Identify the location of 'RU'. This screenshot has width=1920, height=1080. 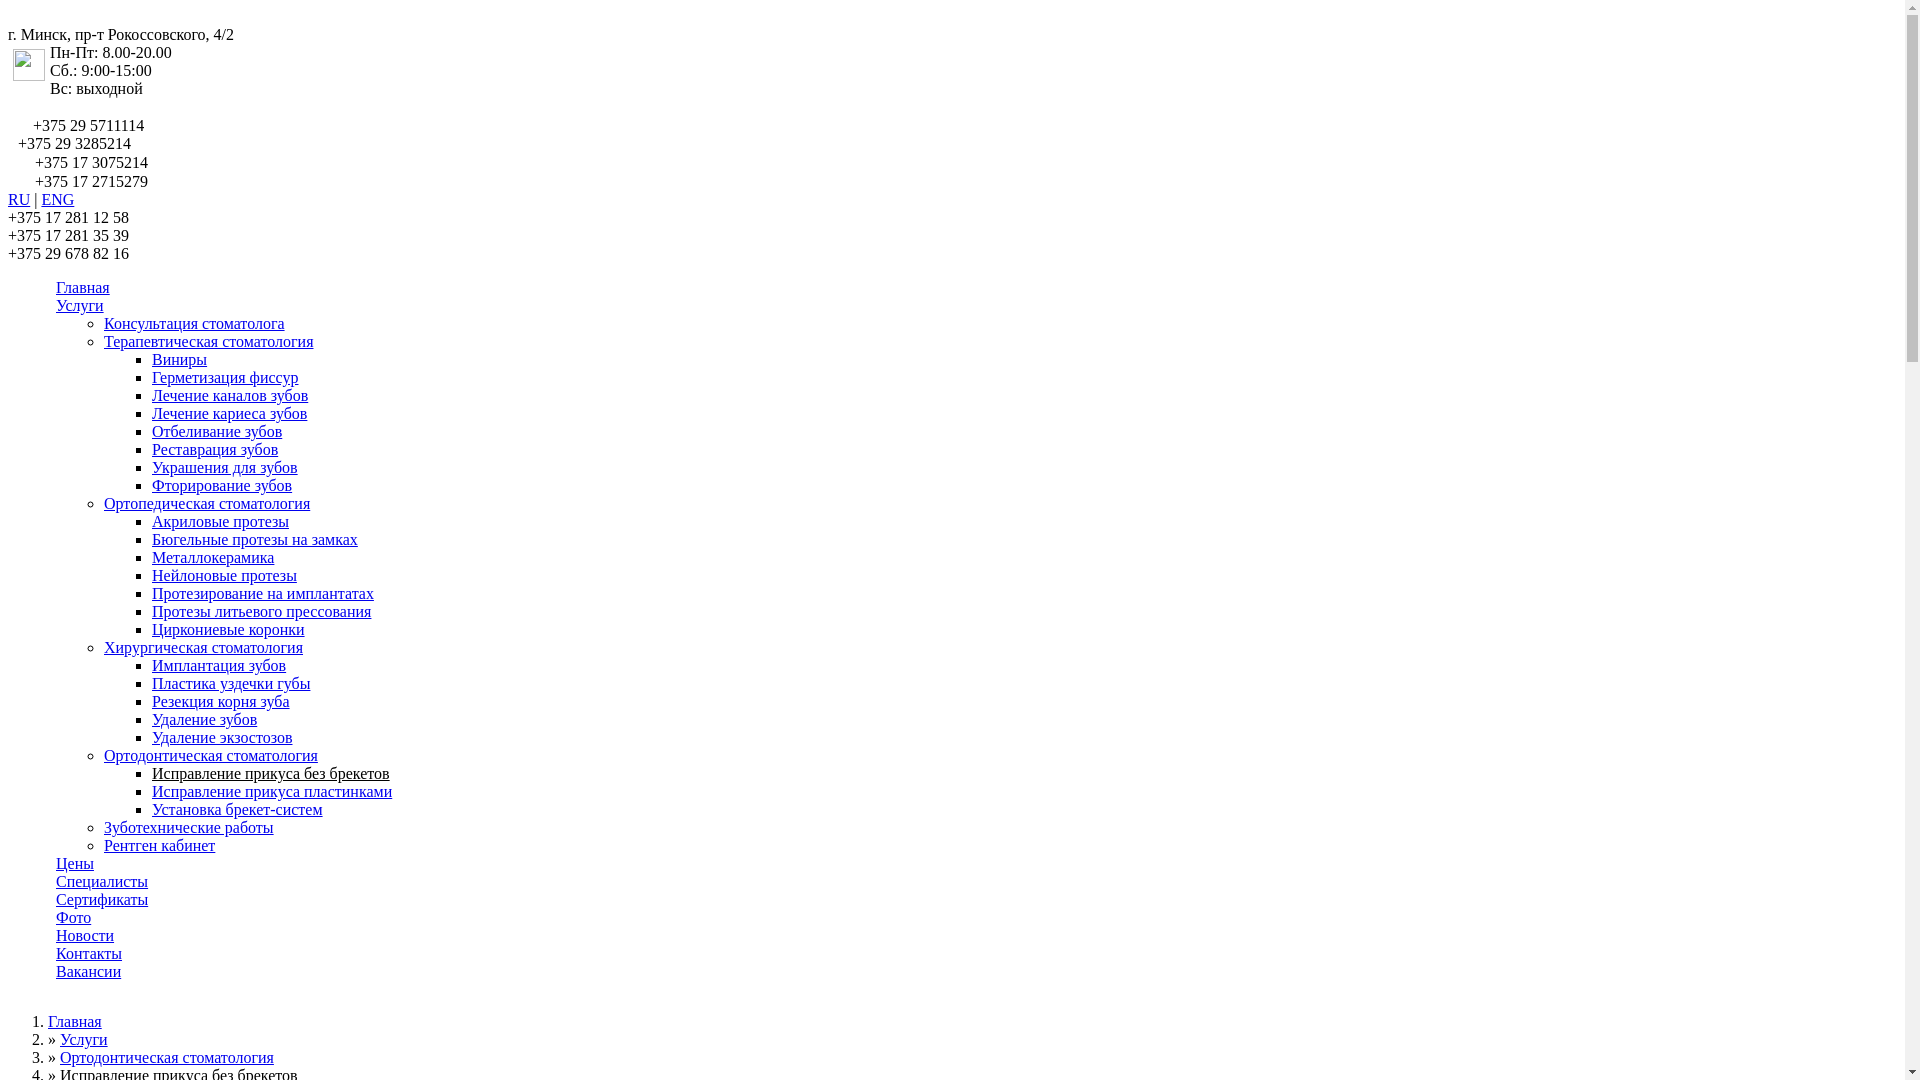
(19, 199).